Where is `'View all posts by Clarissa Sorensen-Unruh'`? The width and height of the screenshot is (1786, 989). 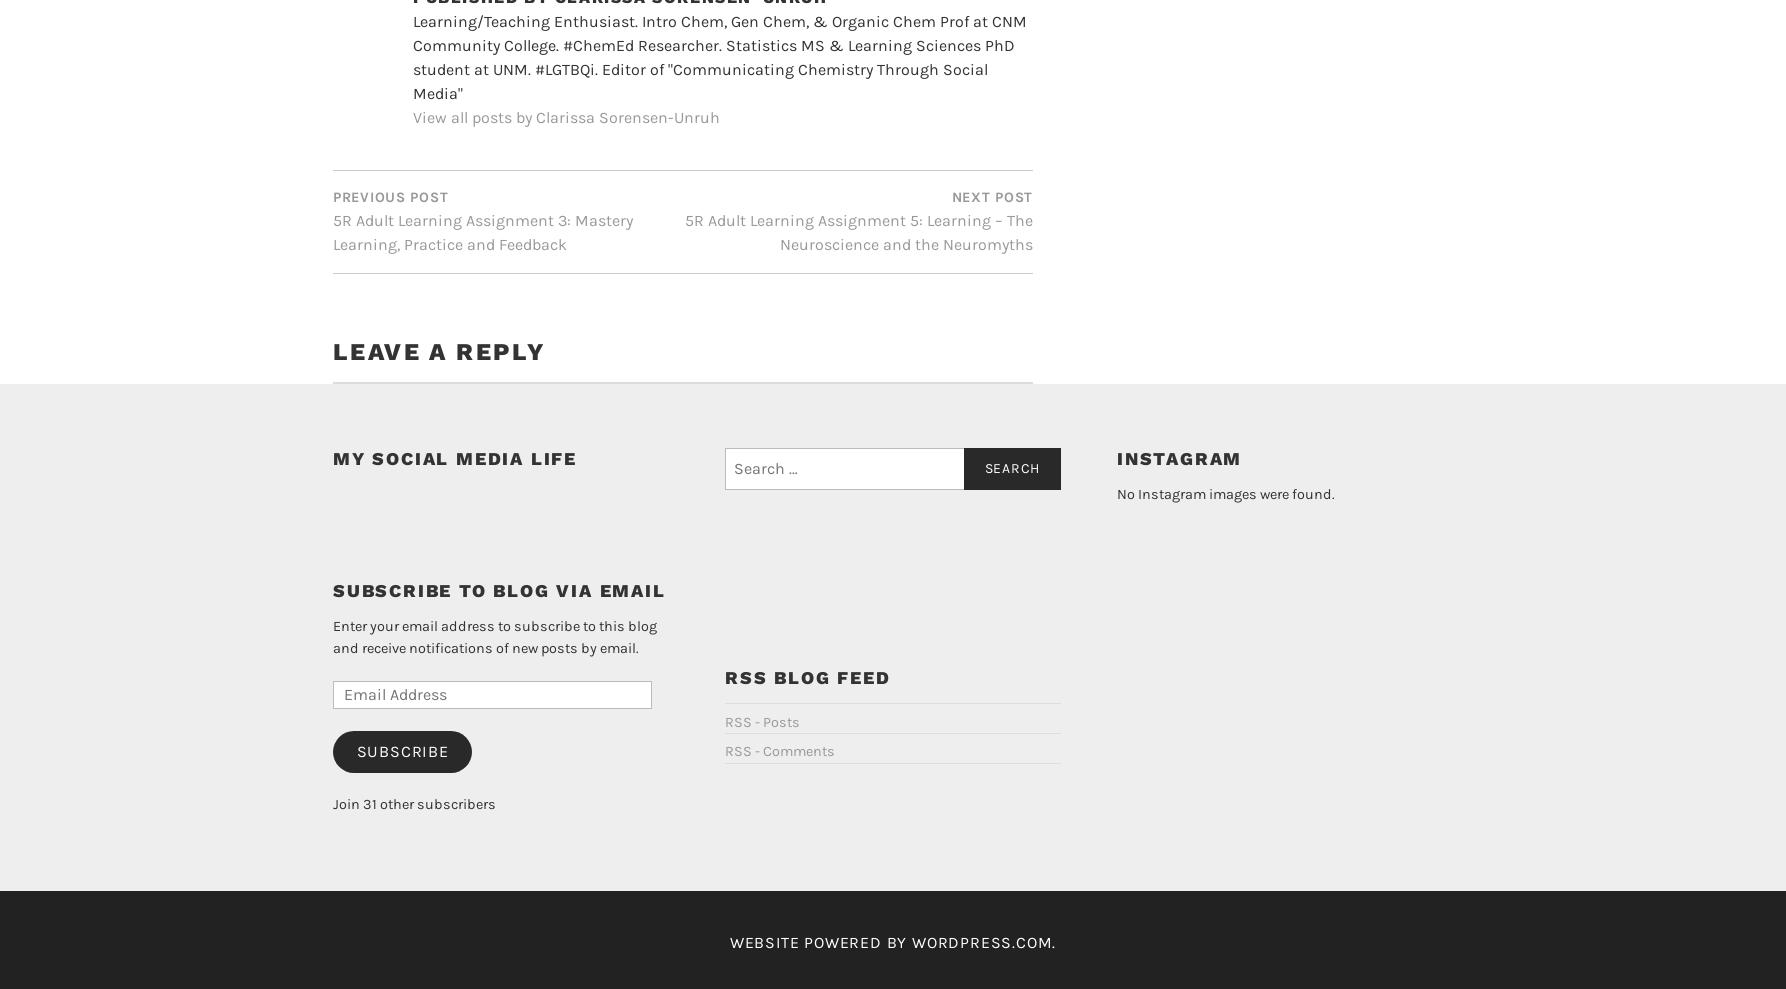 'View all posts by Clarissa Sorensen-Unruh' is located at coordinates (565, 84).